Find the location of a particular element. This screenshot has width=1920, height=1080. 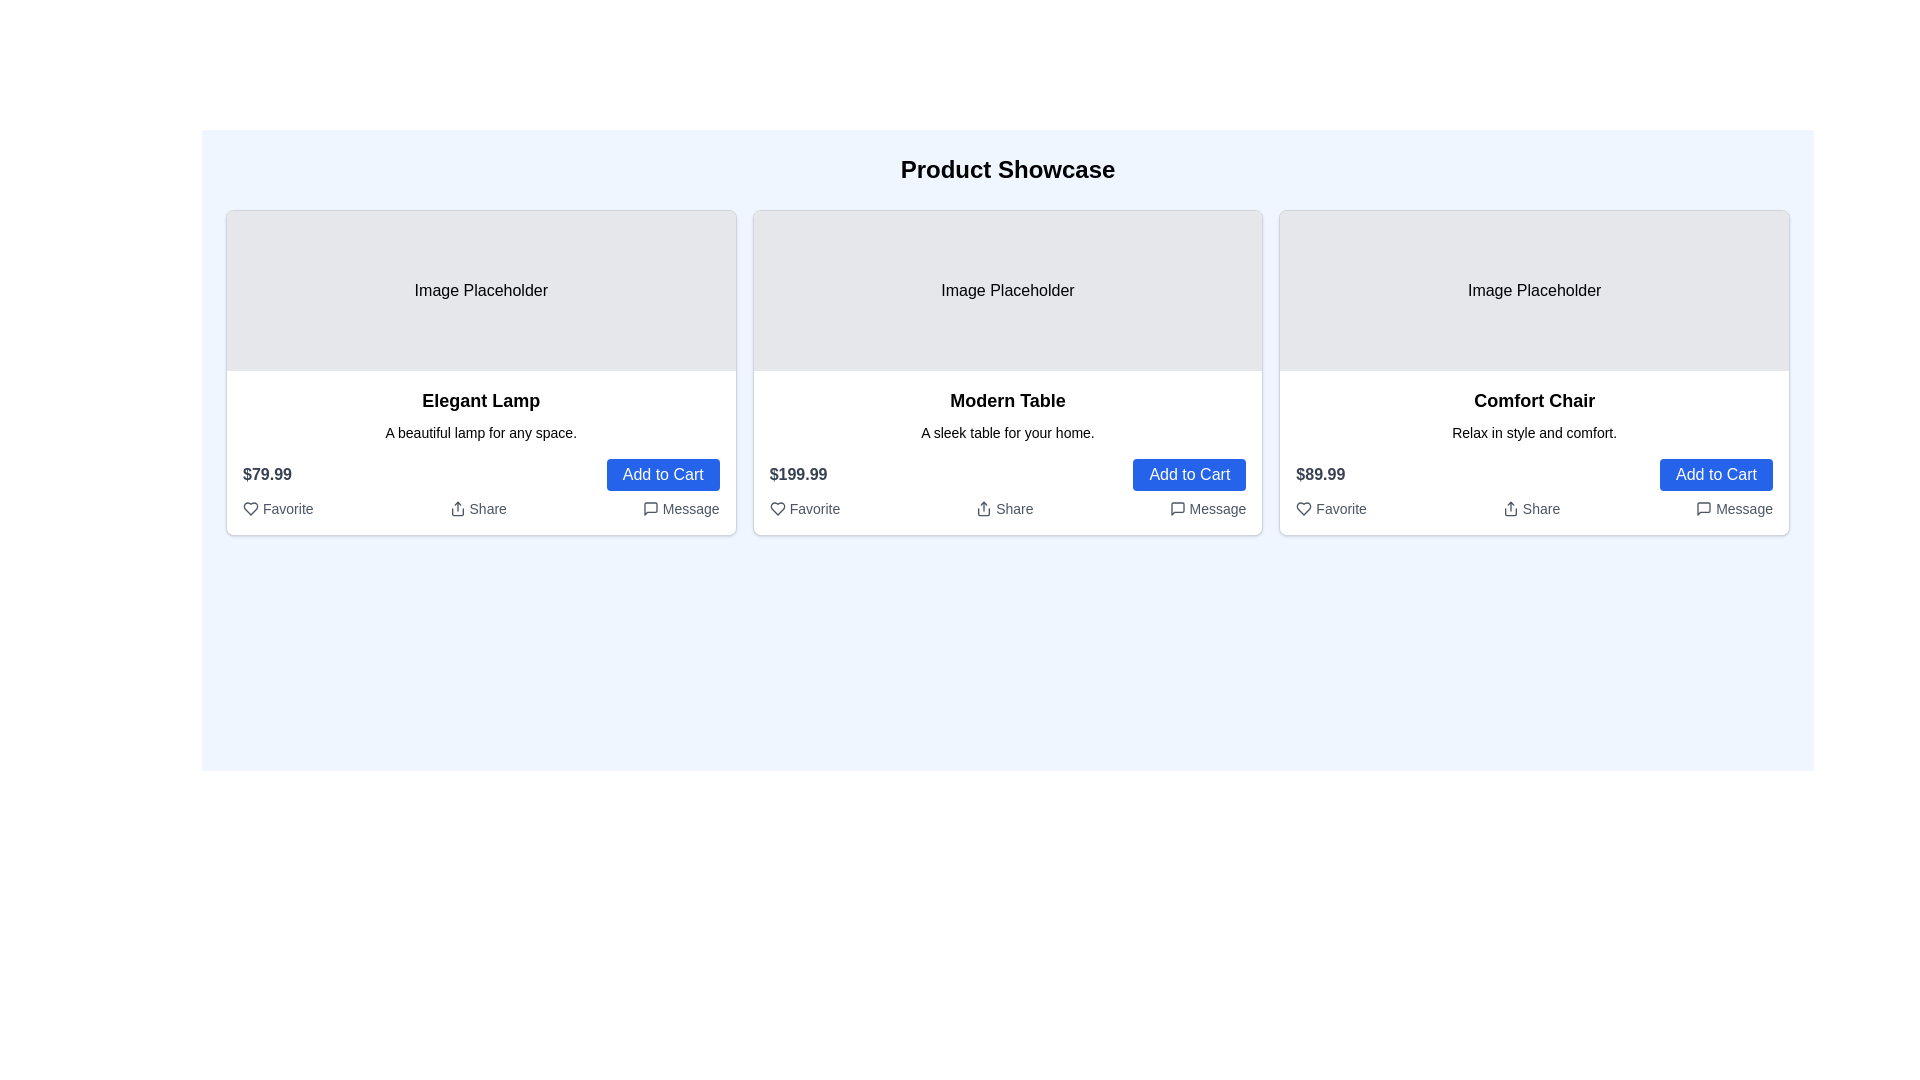

the 'Share' icon within the button of the 'Comfort Chair' product card to initiate sharing functionality is located at coordinates (1510, 508).